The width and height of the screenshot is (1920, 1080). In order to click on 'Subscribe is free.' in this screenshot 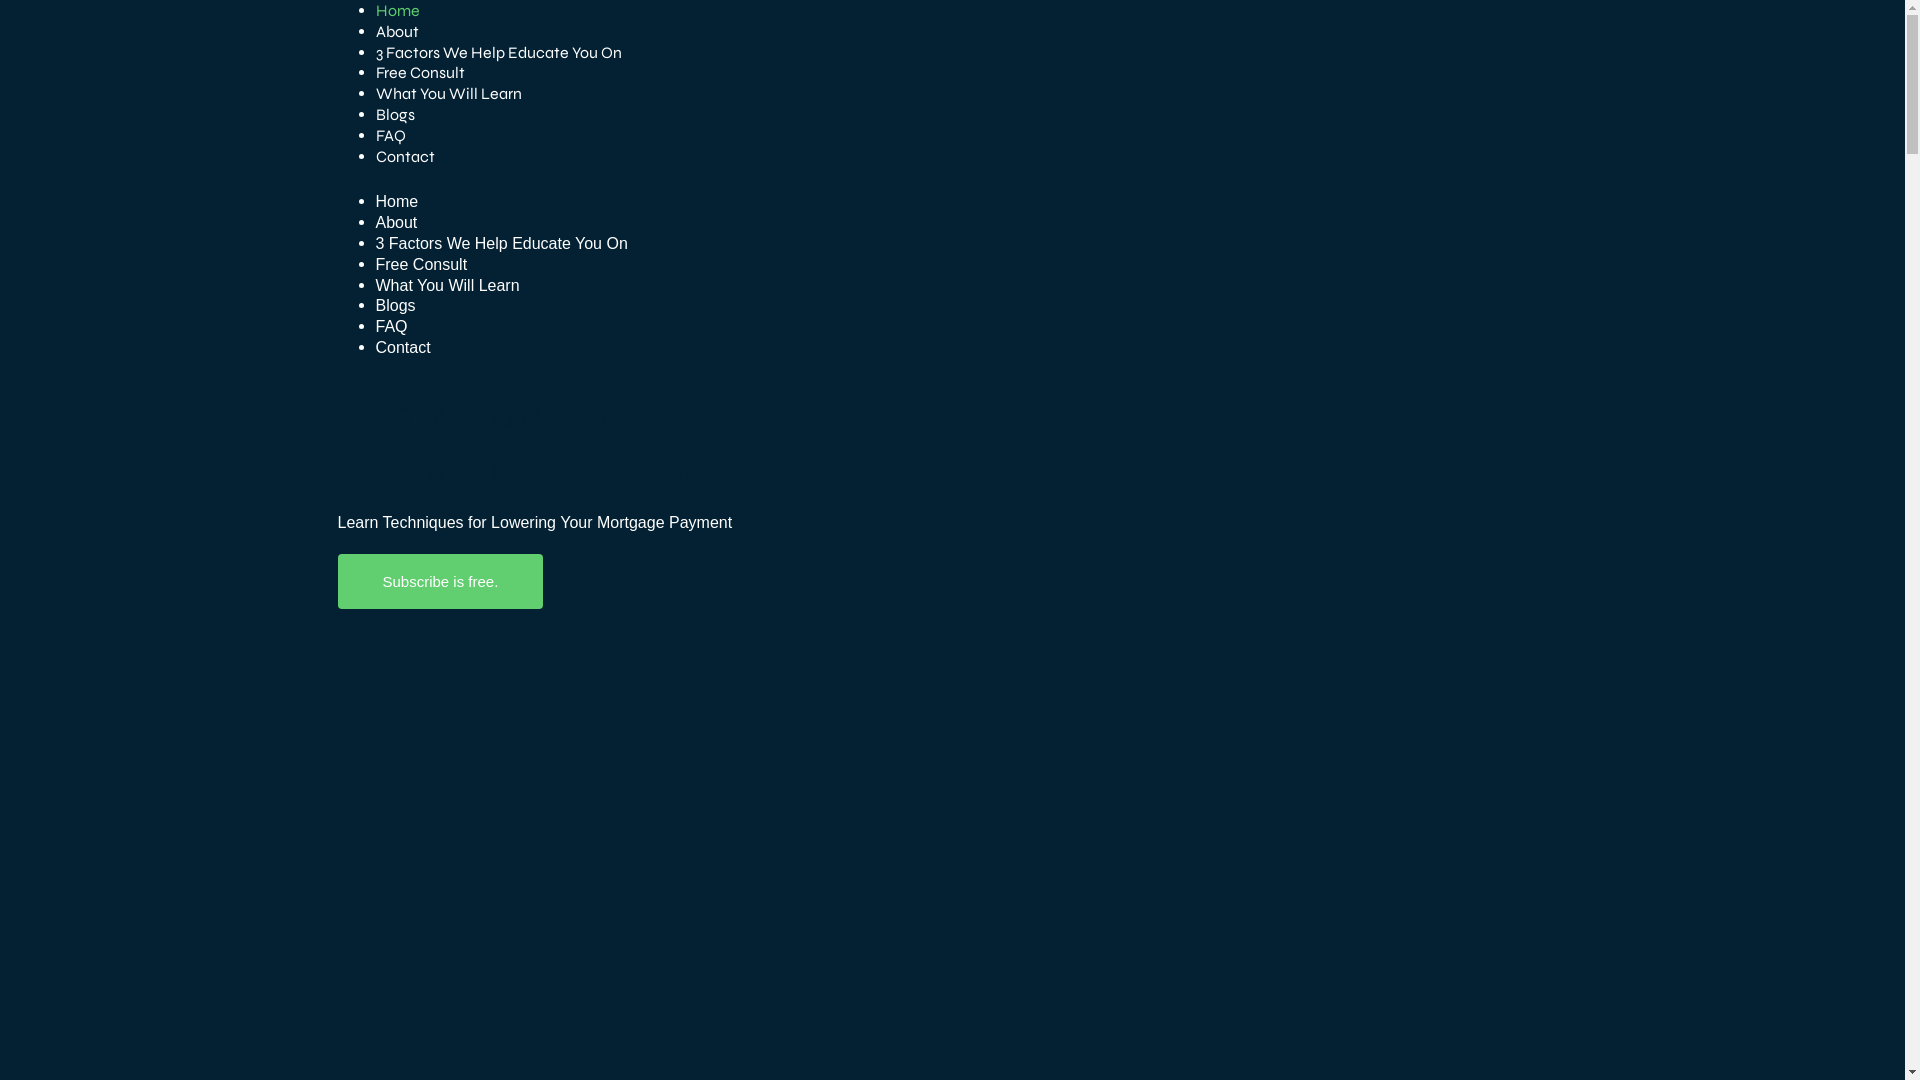, I will do `click(440, 581)`.